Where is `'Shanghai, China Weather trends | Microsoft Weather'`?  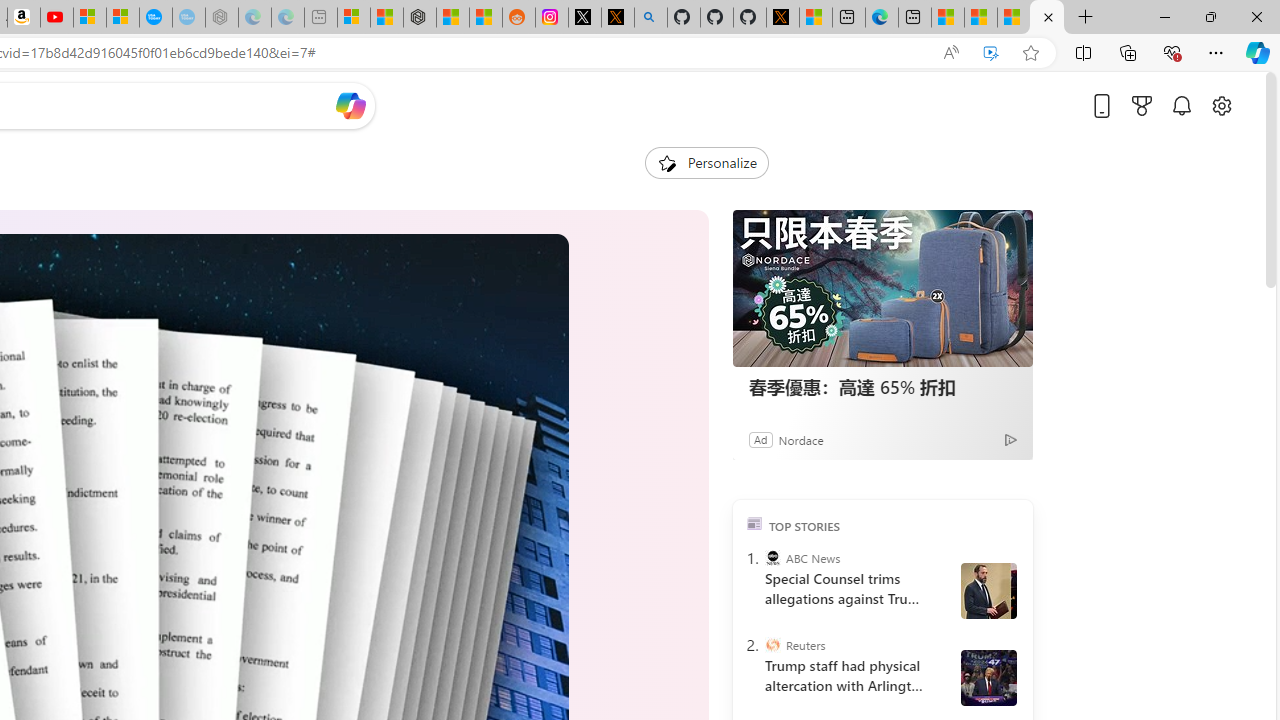
'Shanghai, China Weather trends | Microsoft Weather' is located at coordinates (485, 17).